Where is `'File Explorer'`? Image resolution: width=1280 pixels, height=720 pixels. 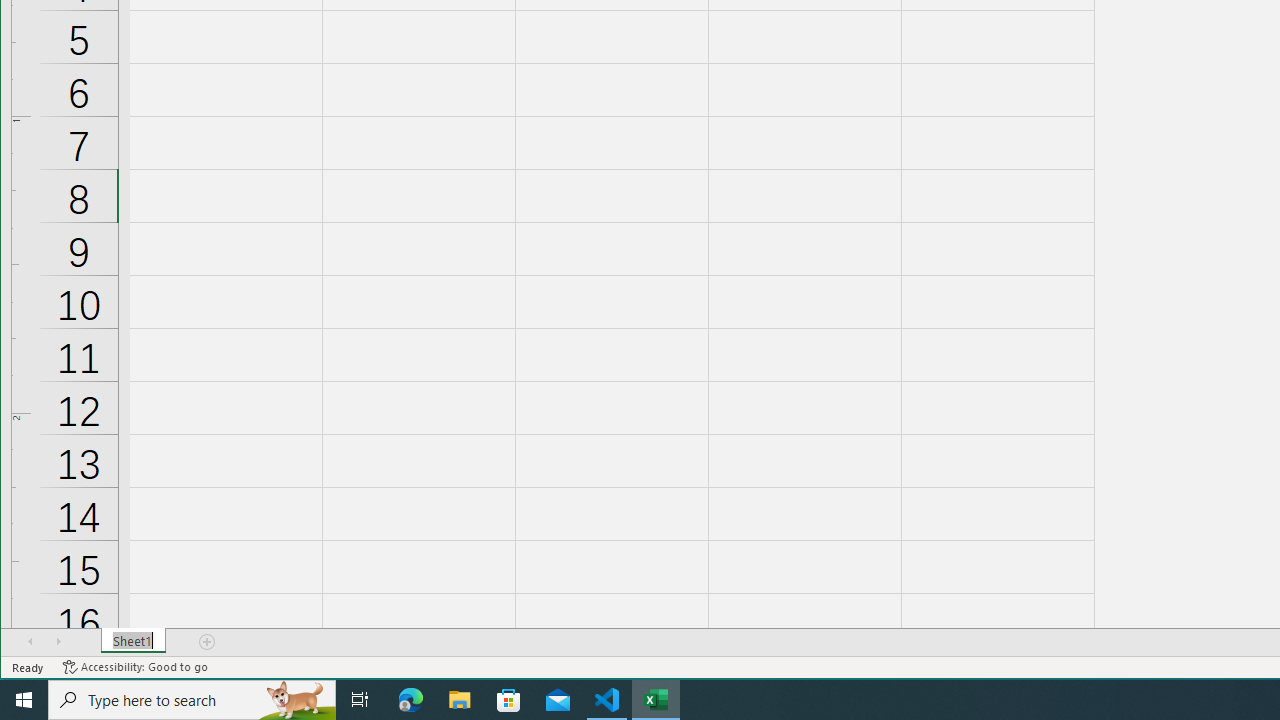 'File Explorer' is located at coordinates (459, 698).